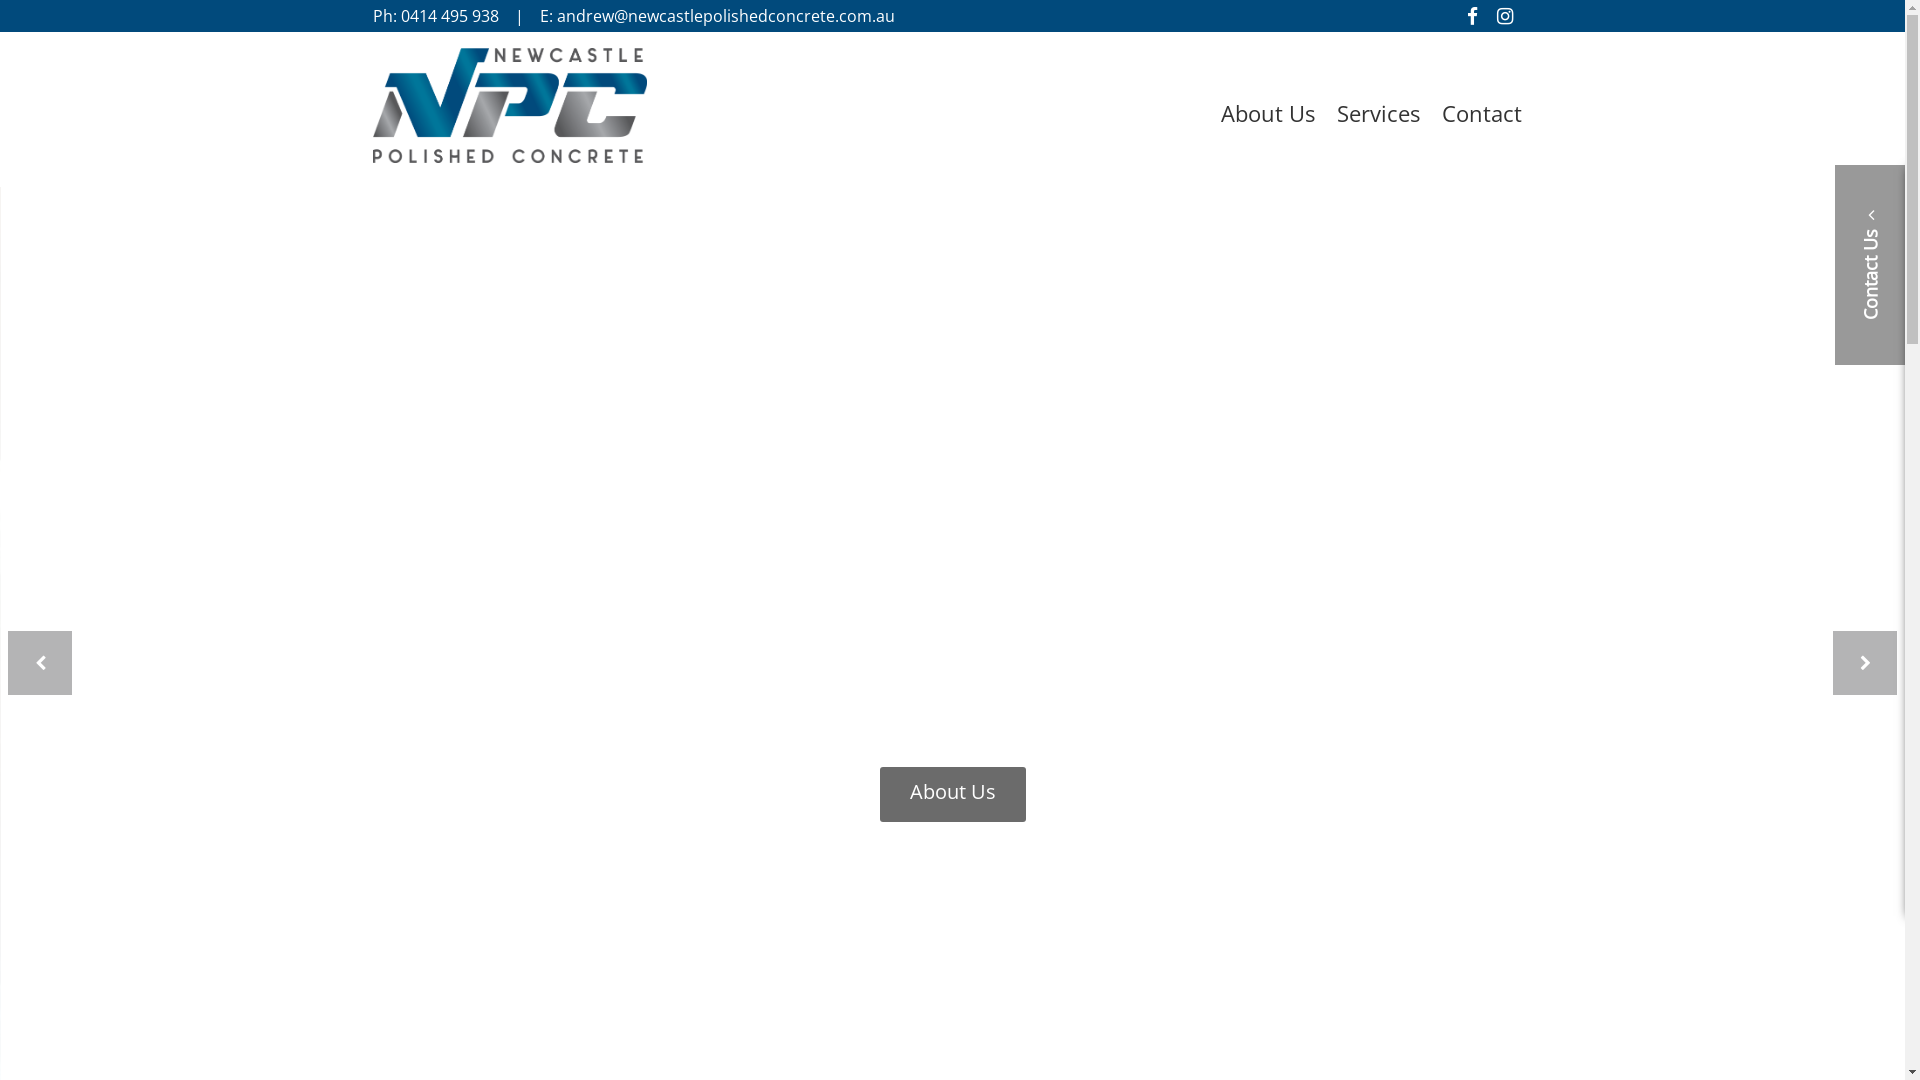  I want to click on 'About Us', so click(1266, 112).